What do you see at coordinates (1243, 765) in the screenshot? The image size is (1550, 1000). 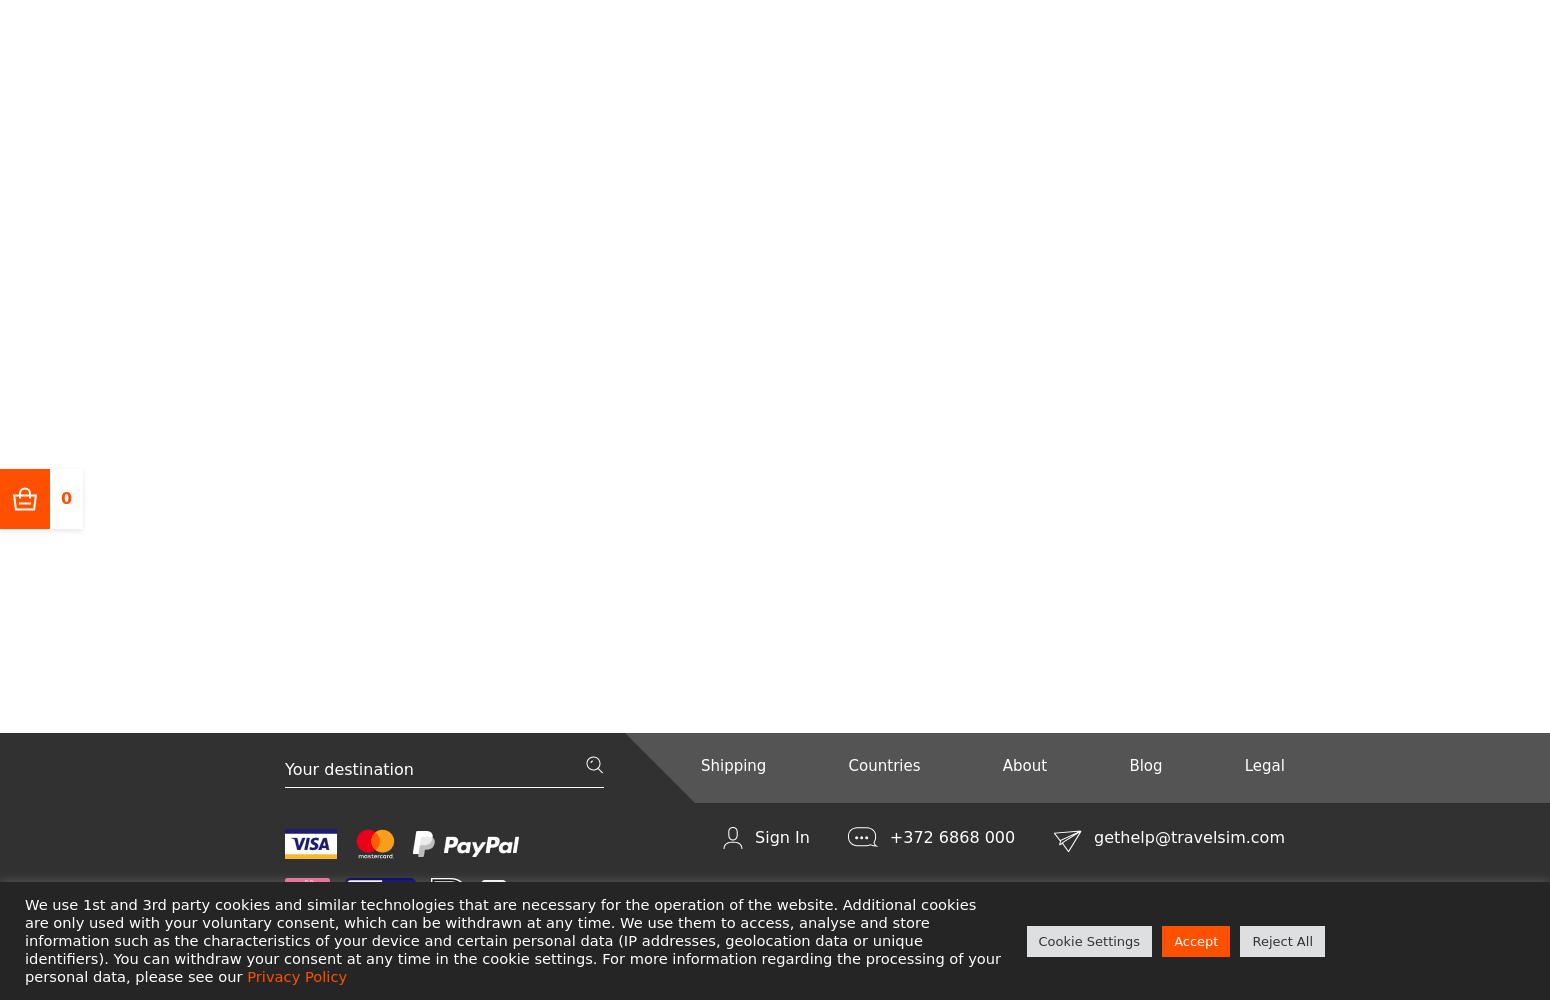 I see `'Legal'` at bounding box center [1243, 765].